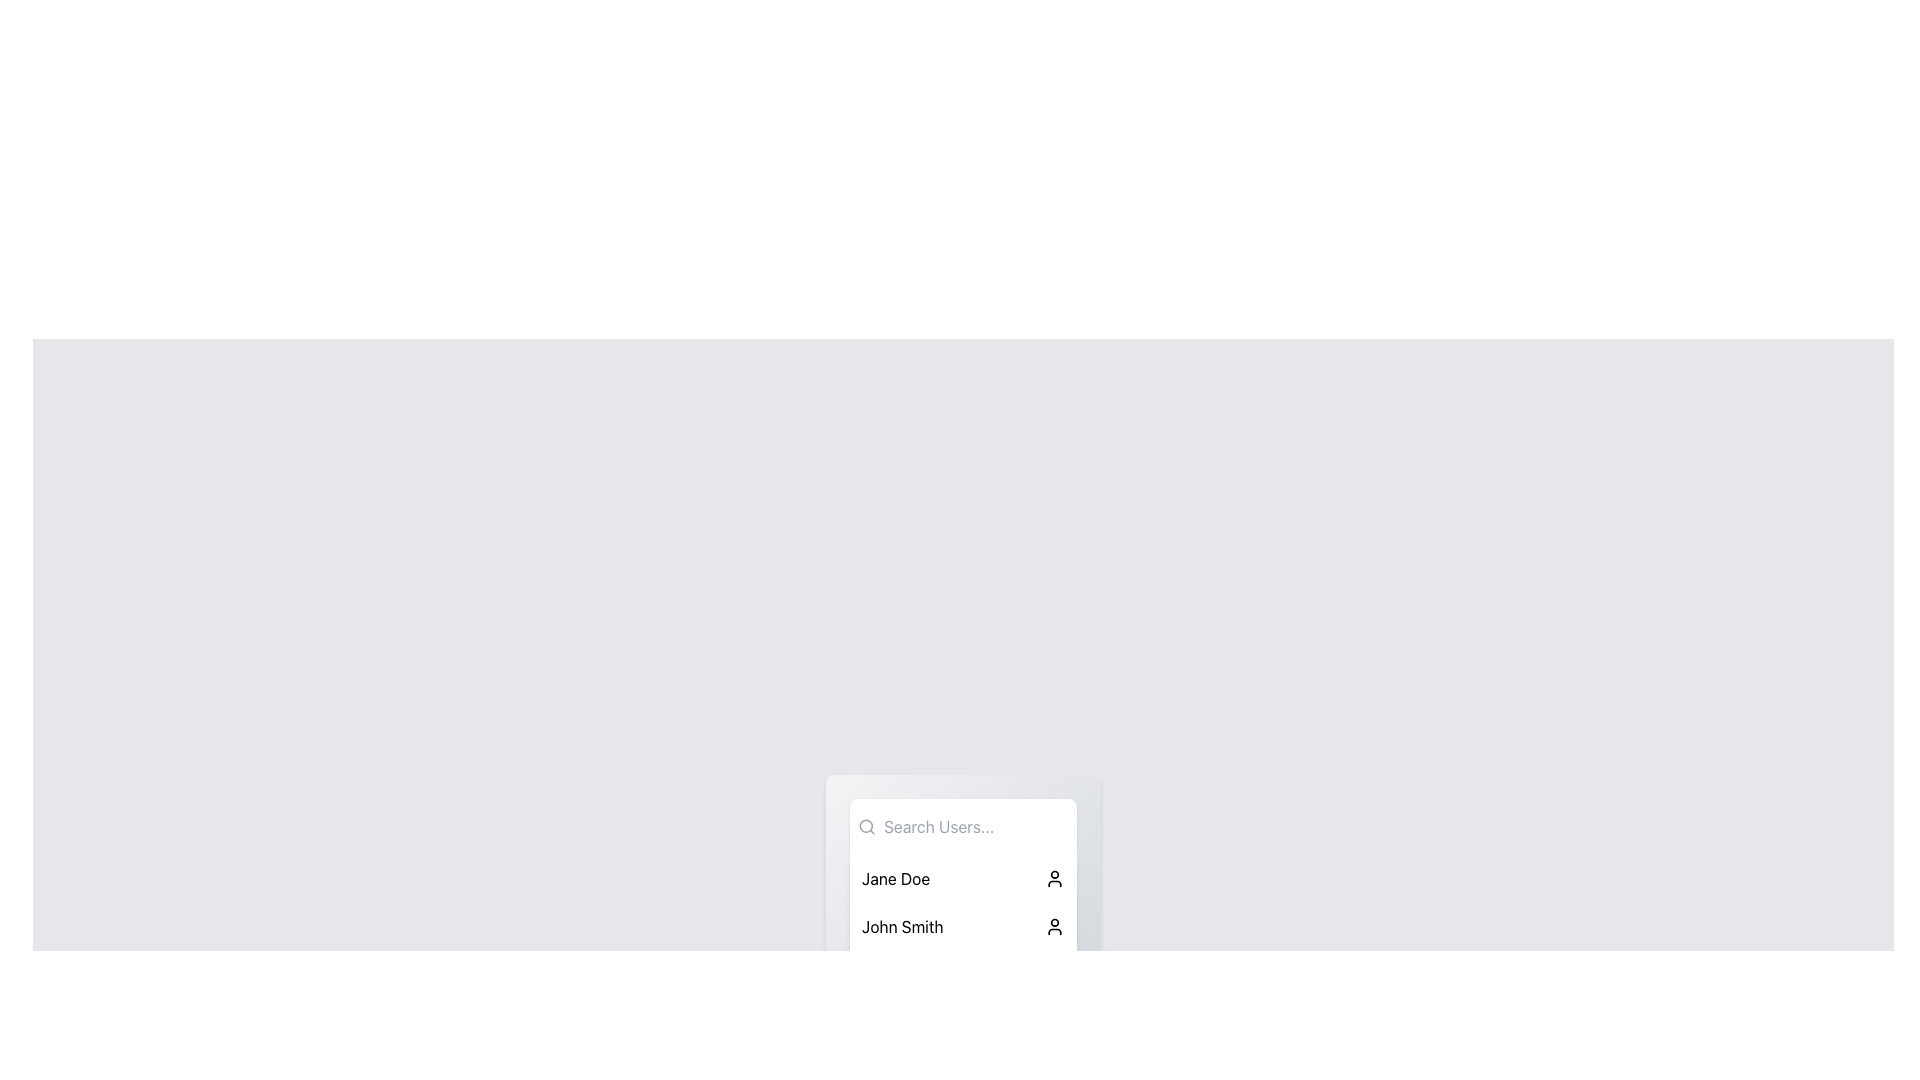  What do you see at coordinates (1054, 878) in the screenshot?
I see `the user icon, which is a simple black SVG silhouette of a user, located at the far-right end of the entry labeled 'Jane Doe'` at bounding box center [1054, 878].